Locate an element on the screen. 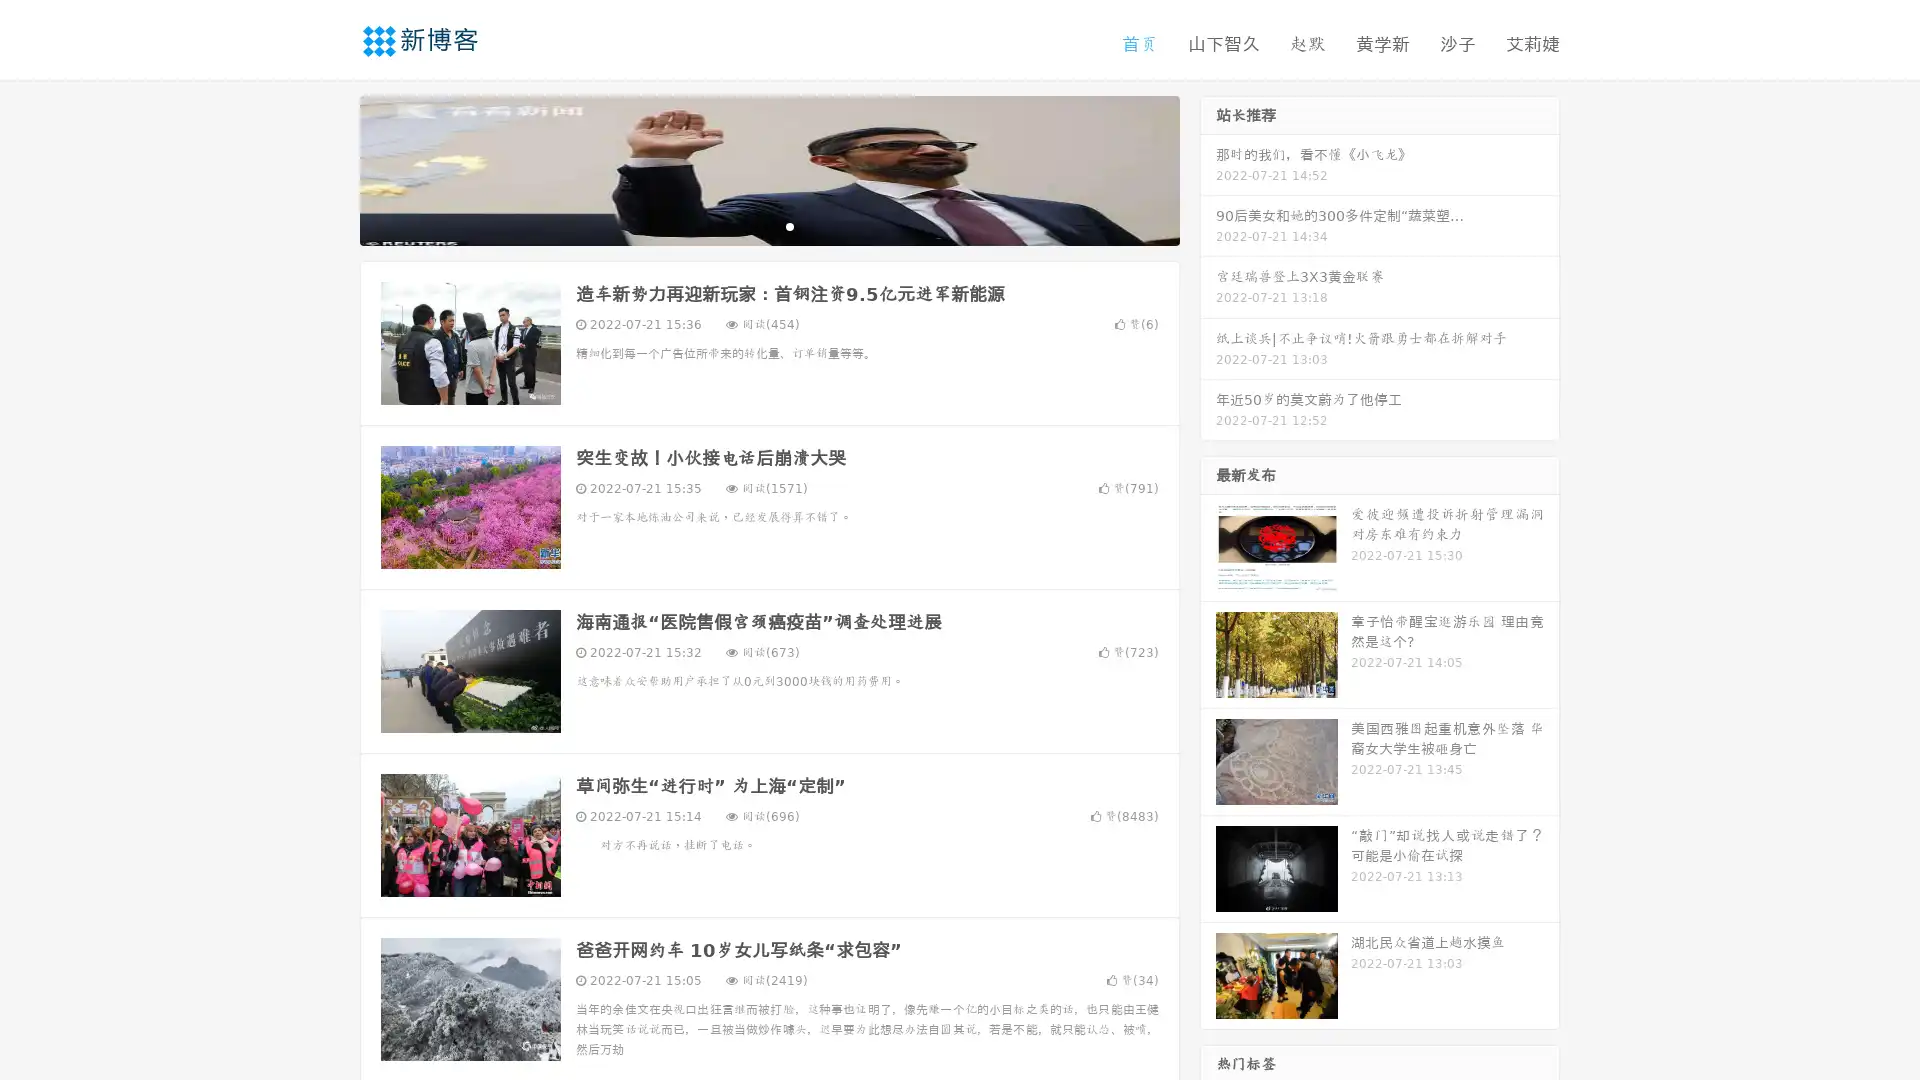 This screenshot has width=1920, height=1080. Next slide is located at coordinates (1208, 168).